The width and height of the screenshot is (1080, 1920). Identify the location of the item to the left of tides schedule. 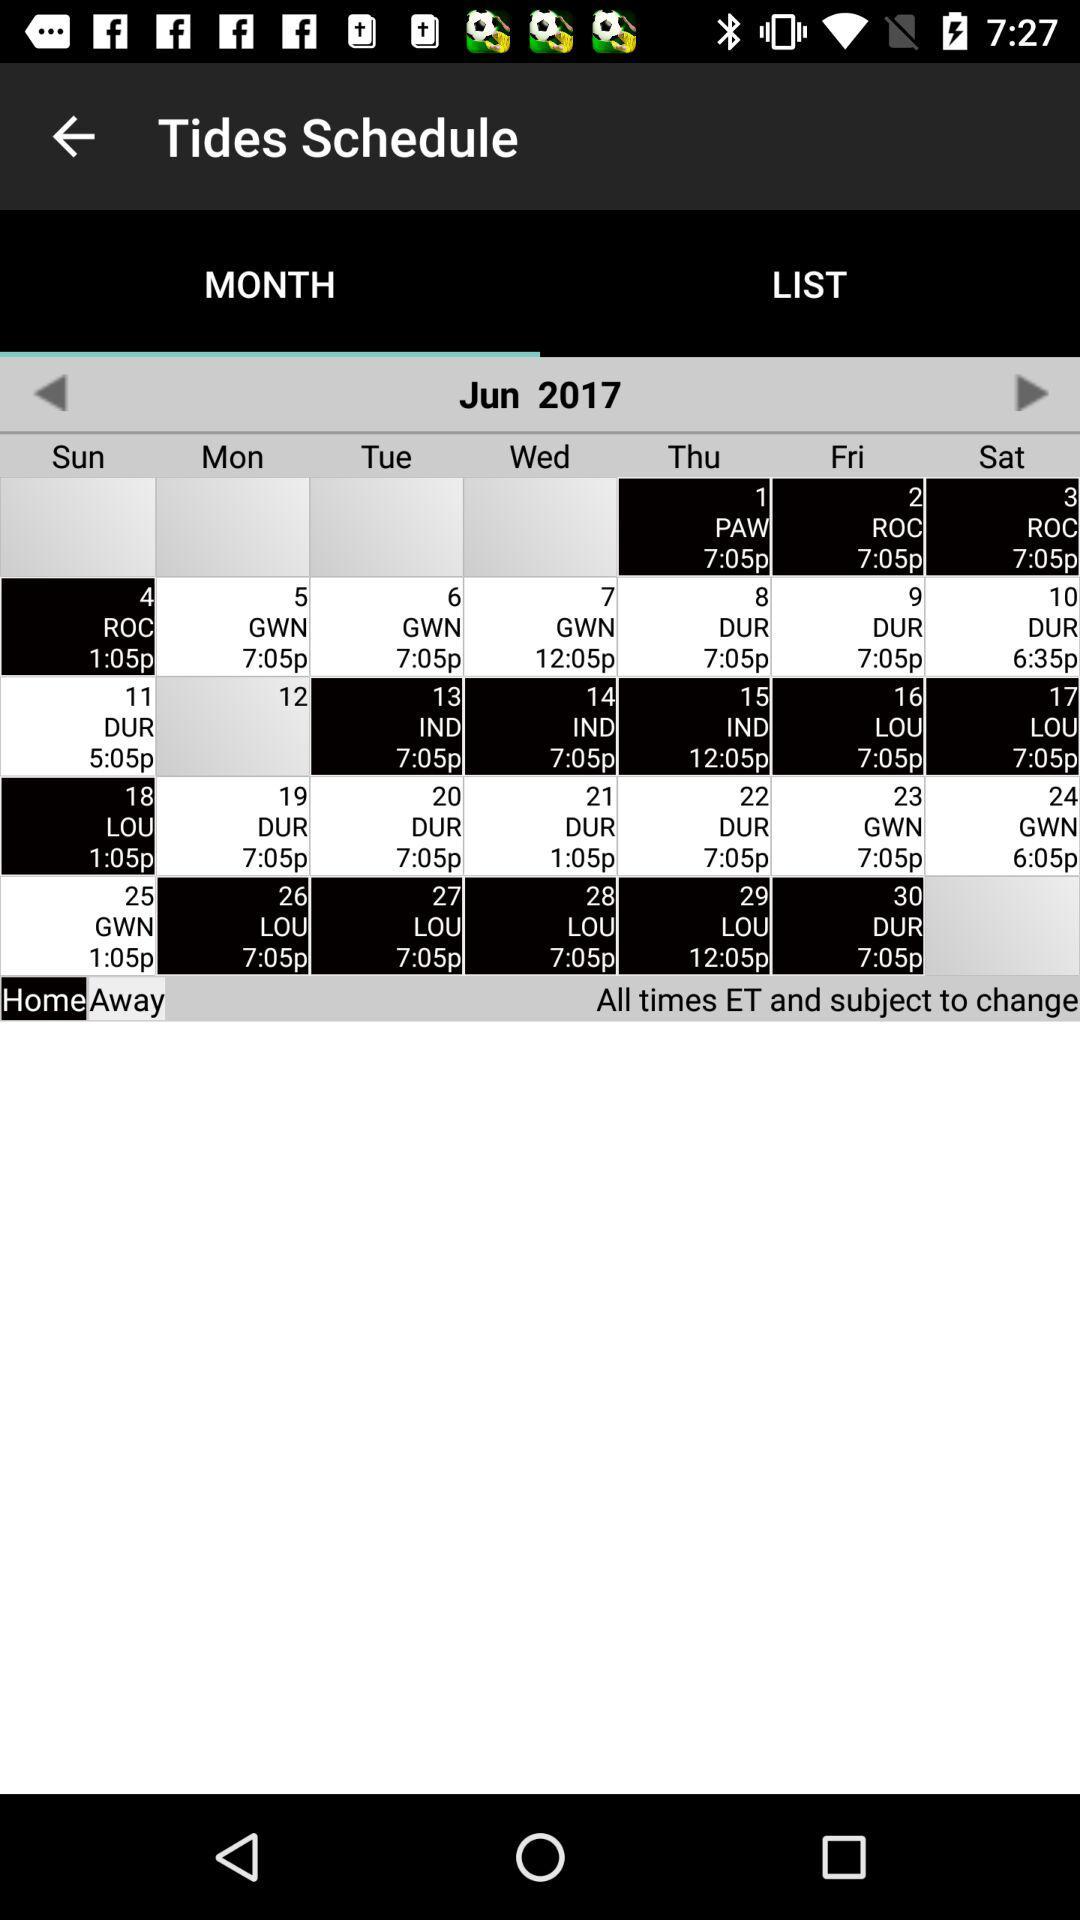
(72, 135).